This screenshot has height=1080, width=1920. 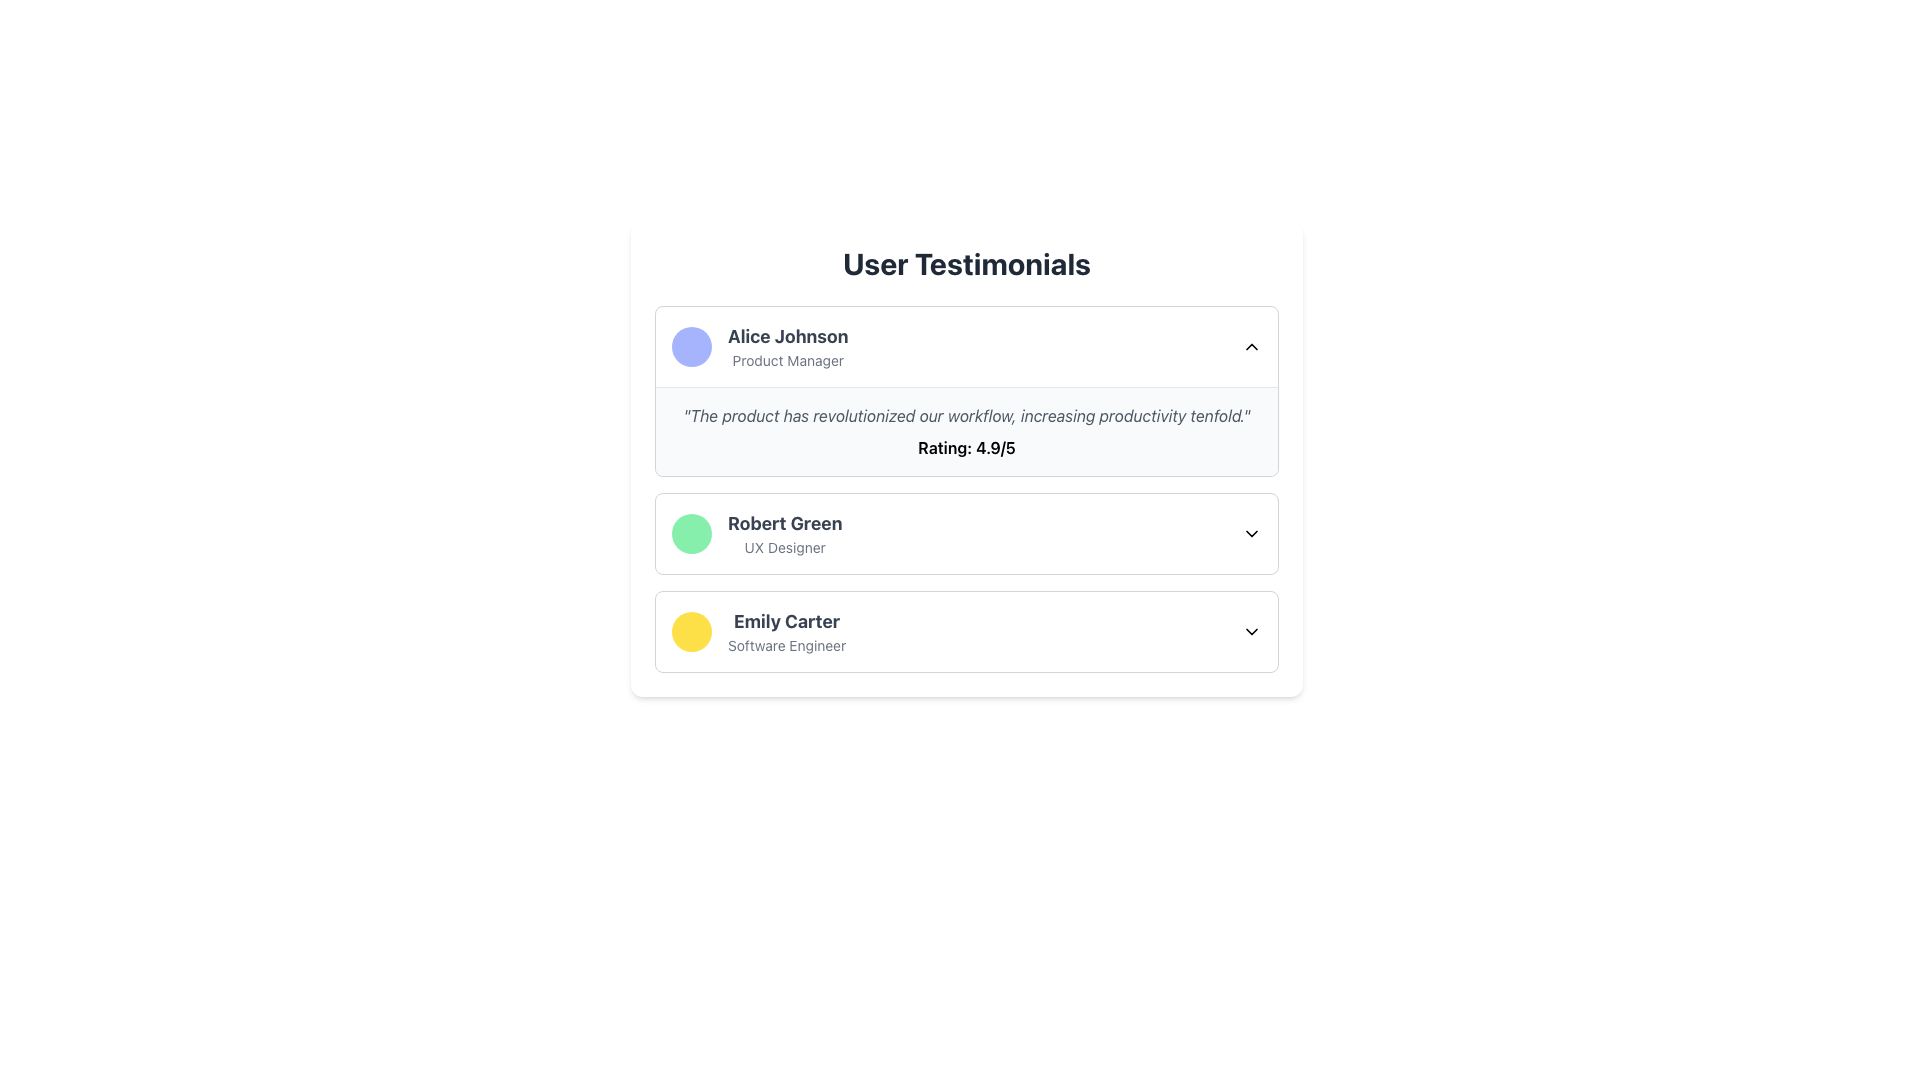 What do you see at coordinates (784, 547) in the screenshot?
I see `the text label displaying the occupation 'UX Designer' associated with 'Robert Green', which is positioned directly beneath the name in the testimonial section` at bounding box center [784, 547].